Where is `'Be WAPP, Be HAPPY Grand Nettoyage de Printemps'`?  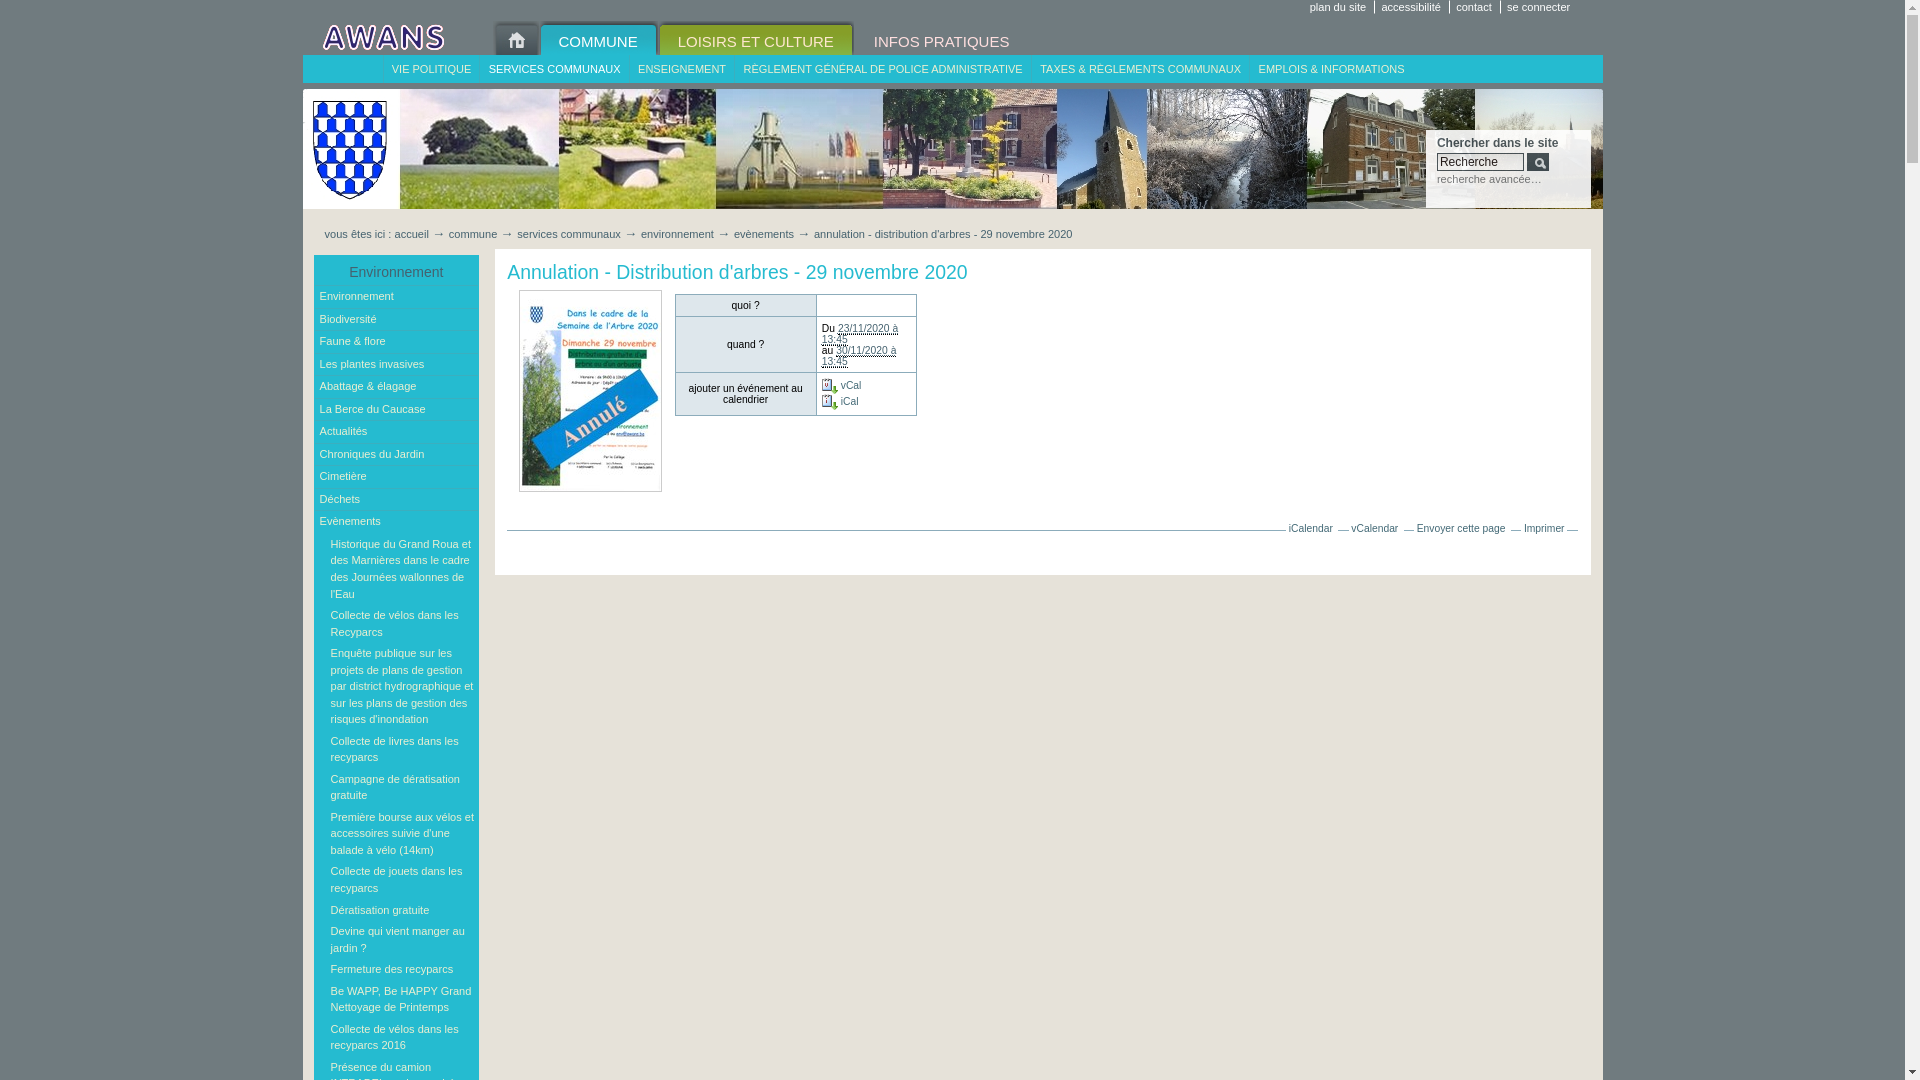 'Be WAPP, Be HAPPY Grand Nettoyage de Printemps' is located at coordinates (401, 999).